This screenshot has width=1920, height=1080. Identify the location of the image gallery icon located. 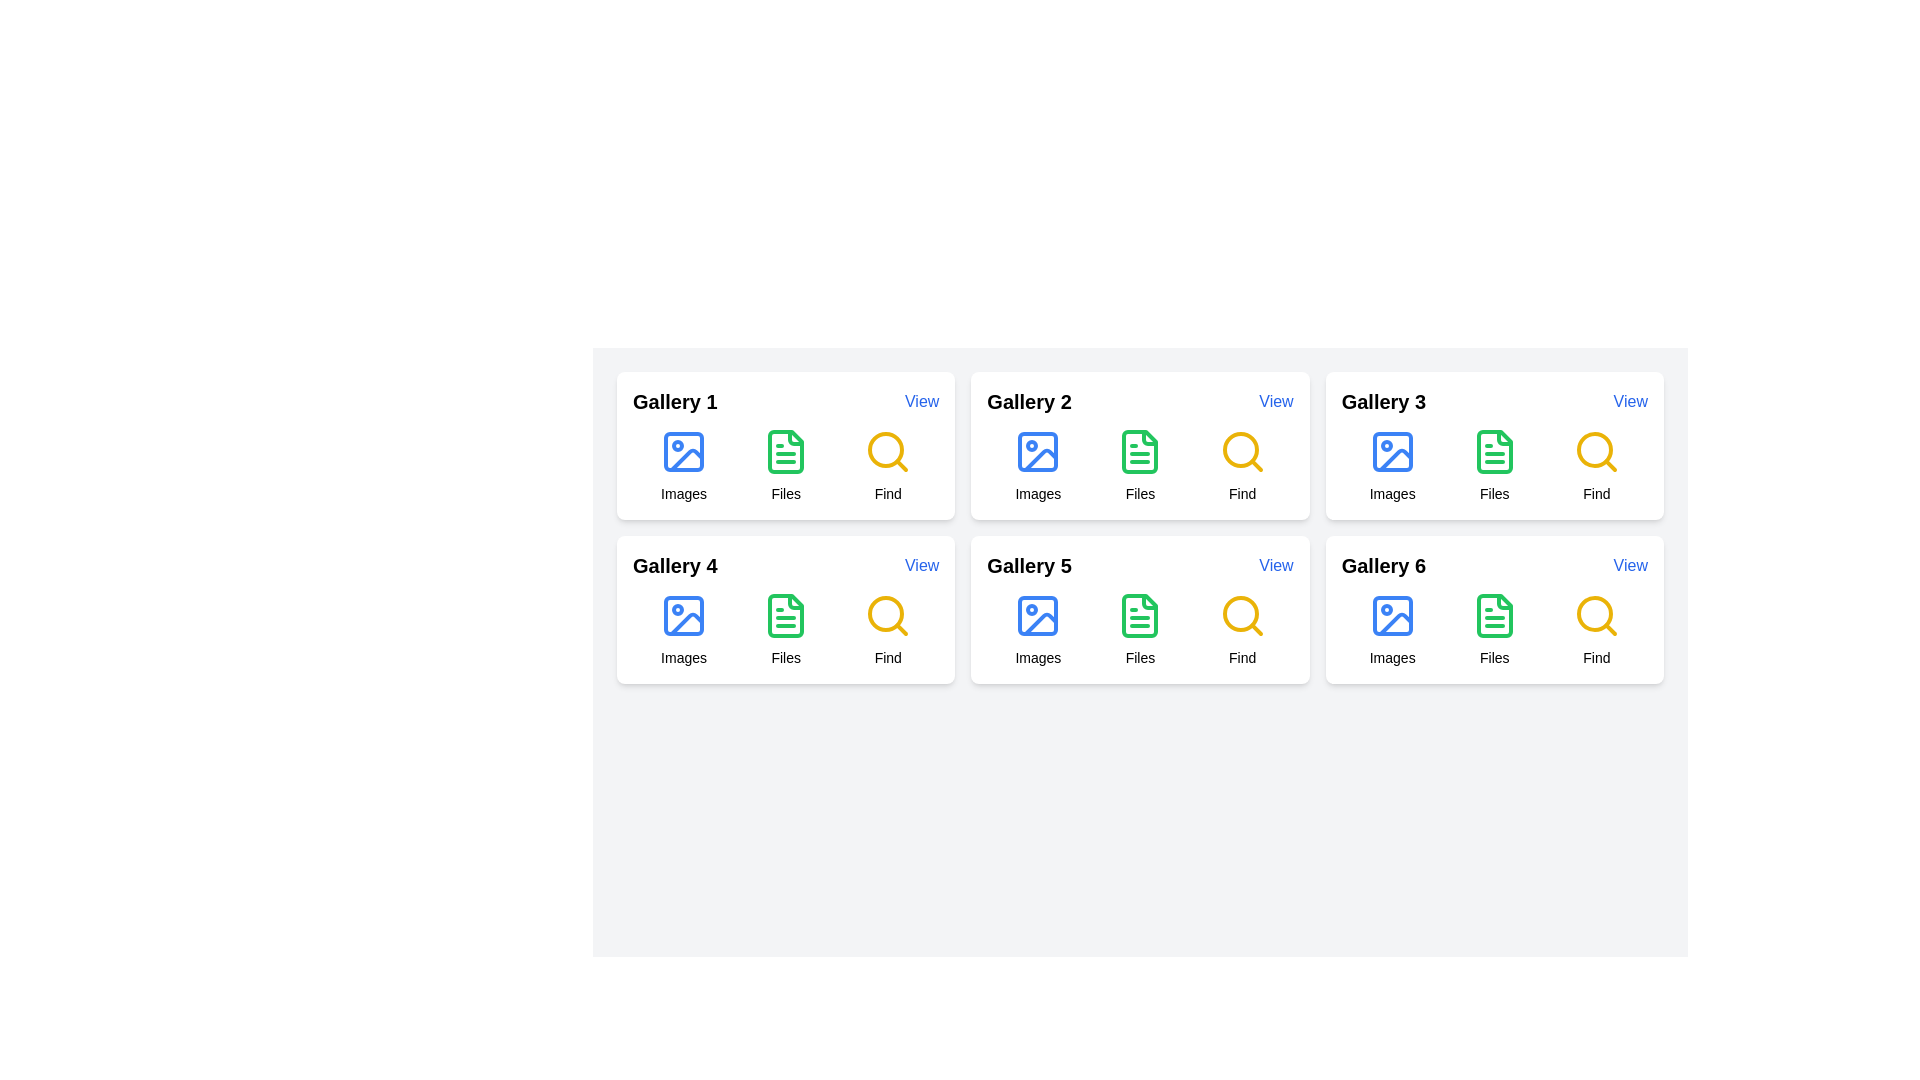
(684, 451).